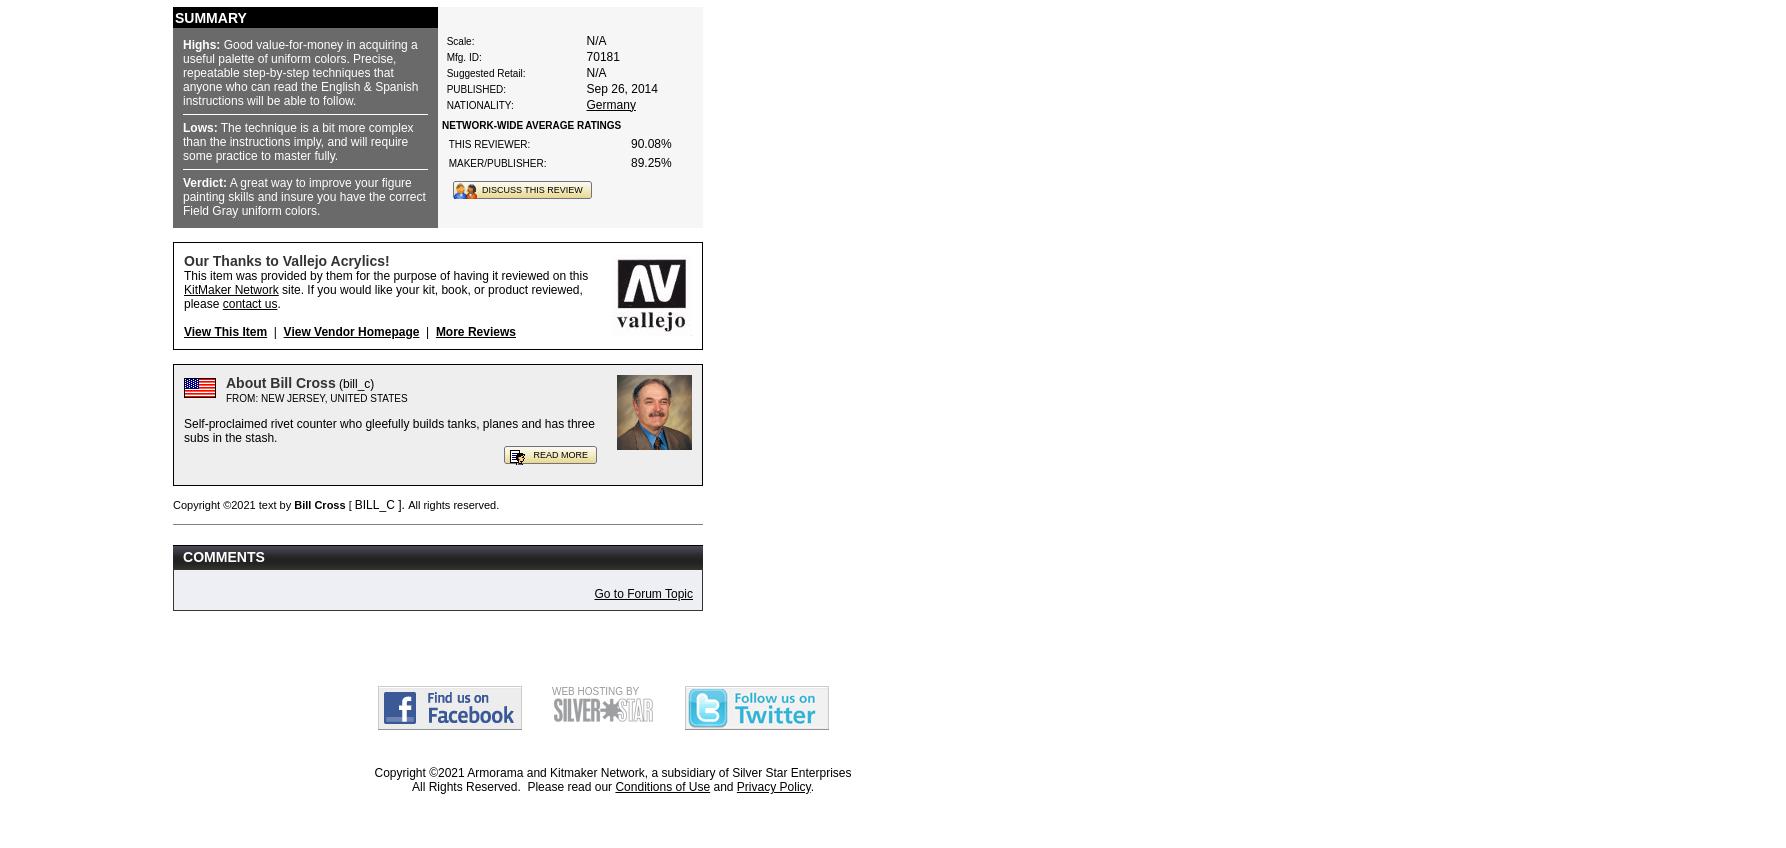  What do you see at coordinates (529, 123) in the screenshot?
I see `'NETWORK-WIDE AVERAGE RATINGS'` at bounding box center [529, 123].